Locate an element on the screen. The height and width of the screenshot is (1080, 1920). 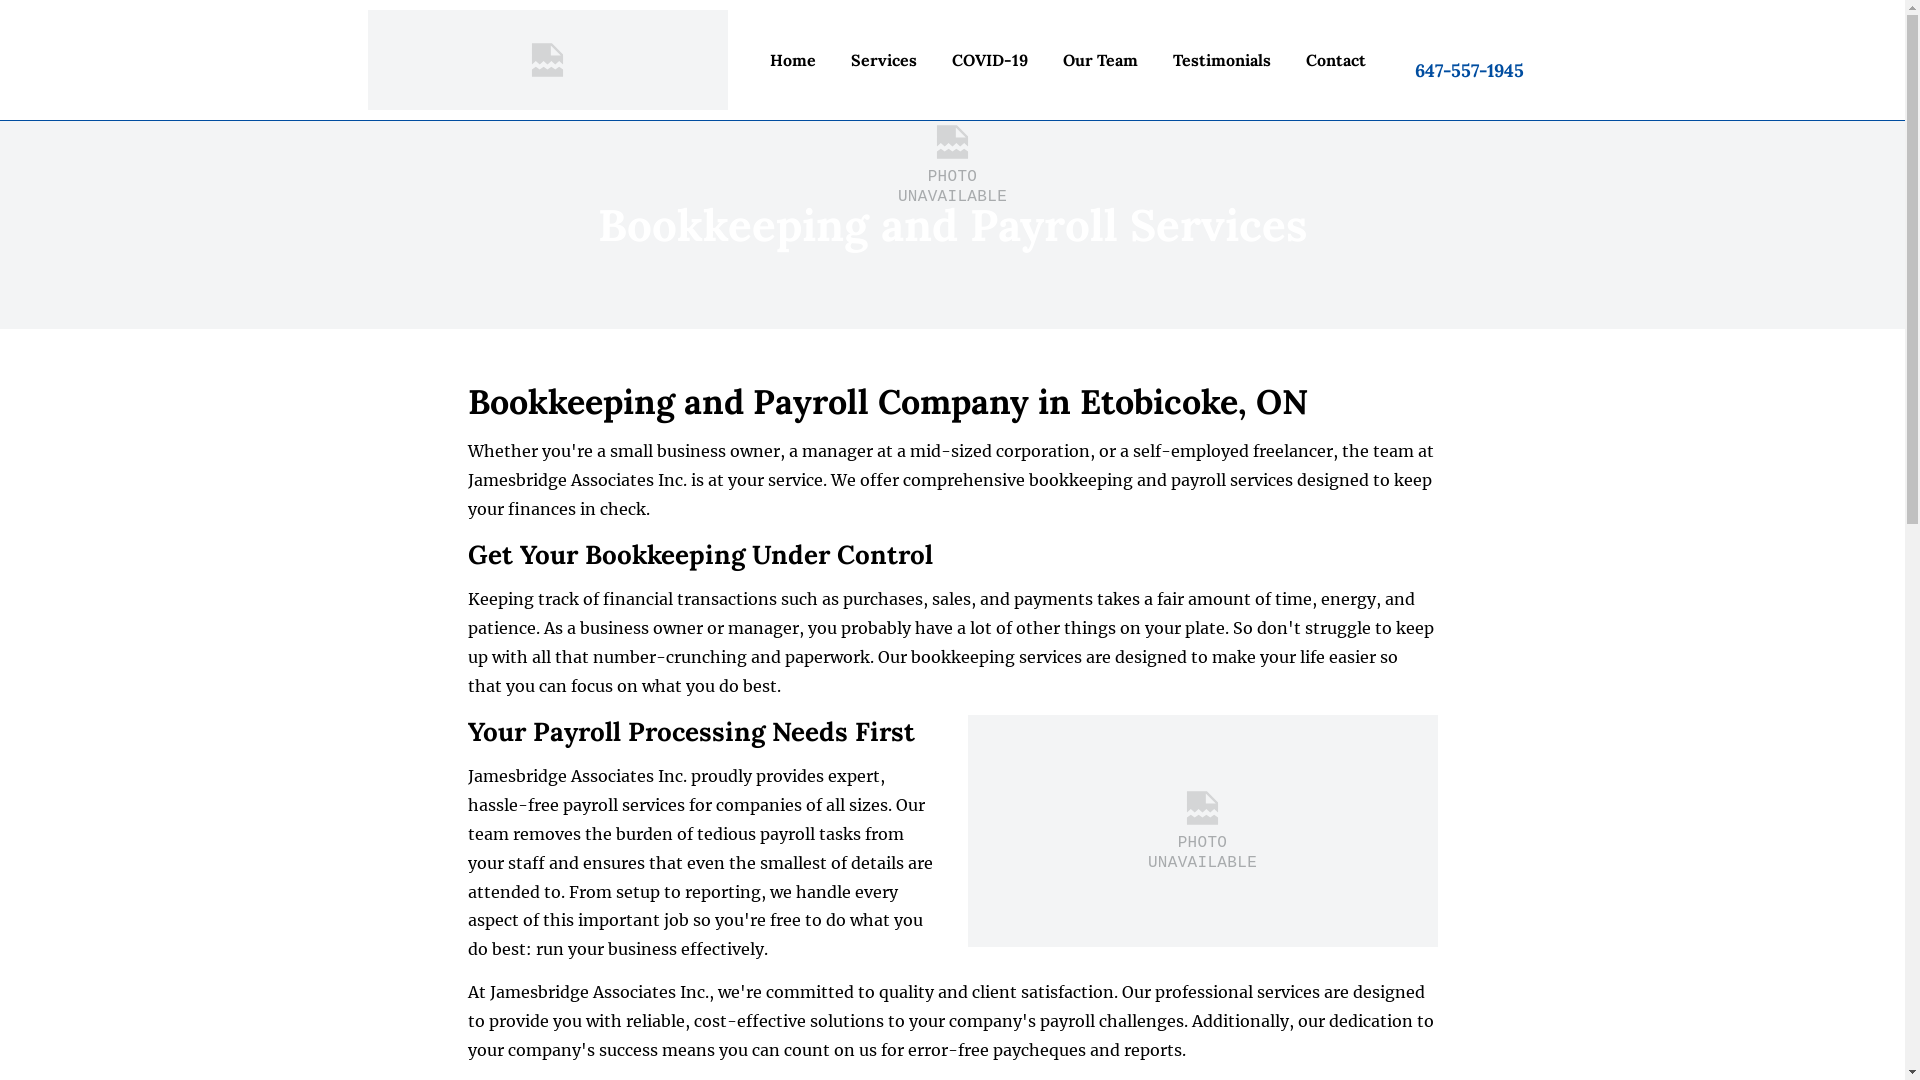
'Testimonials' is located at coordinates (1160, 59).